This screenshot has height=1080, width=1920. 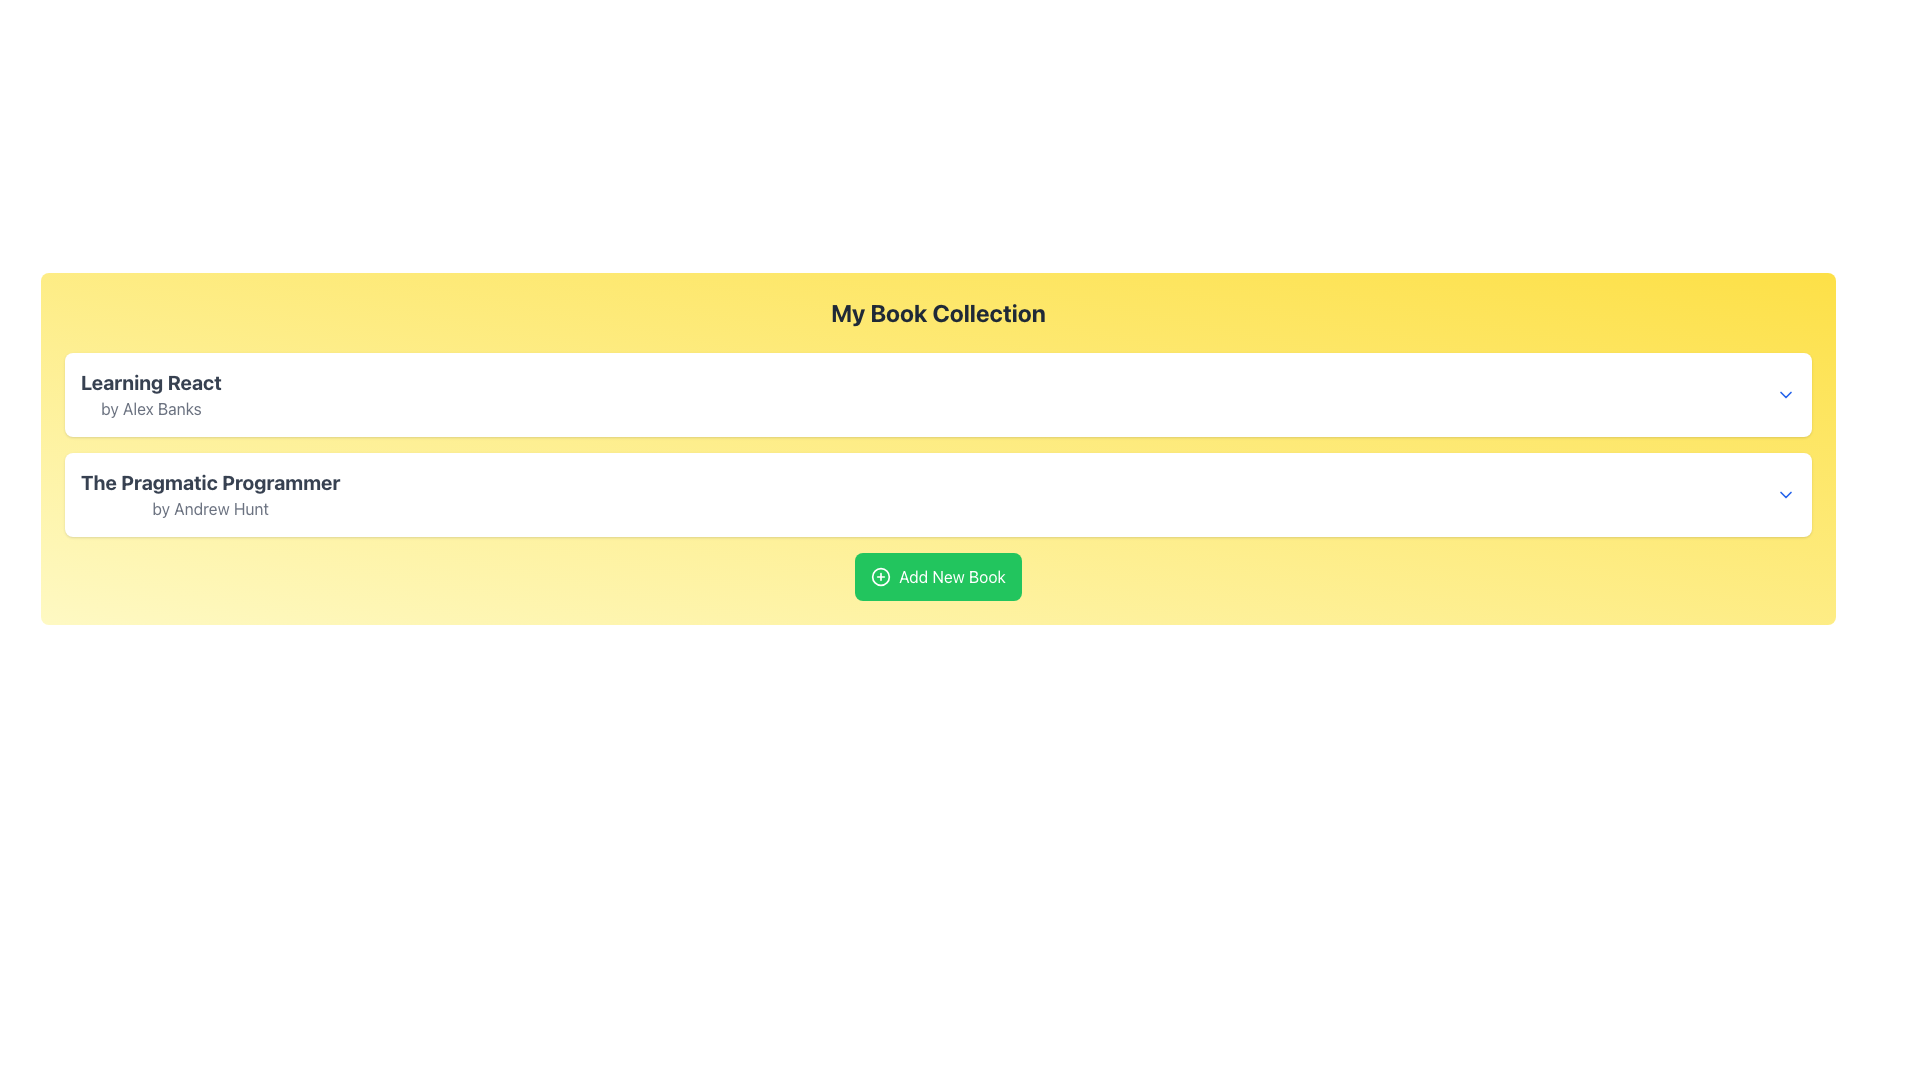 I want to click on the circular graphical element within the SVG, which is centrally positioned at the bottom-center of the application interface and adjacent to the label 'Add New Book', so click(x=880, y=577).